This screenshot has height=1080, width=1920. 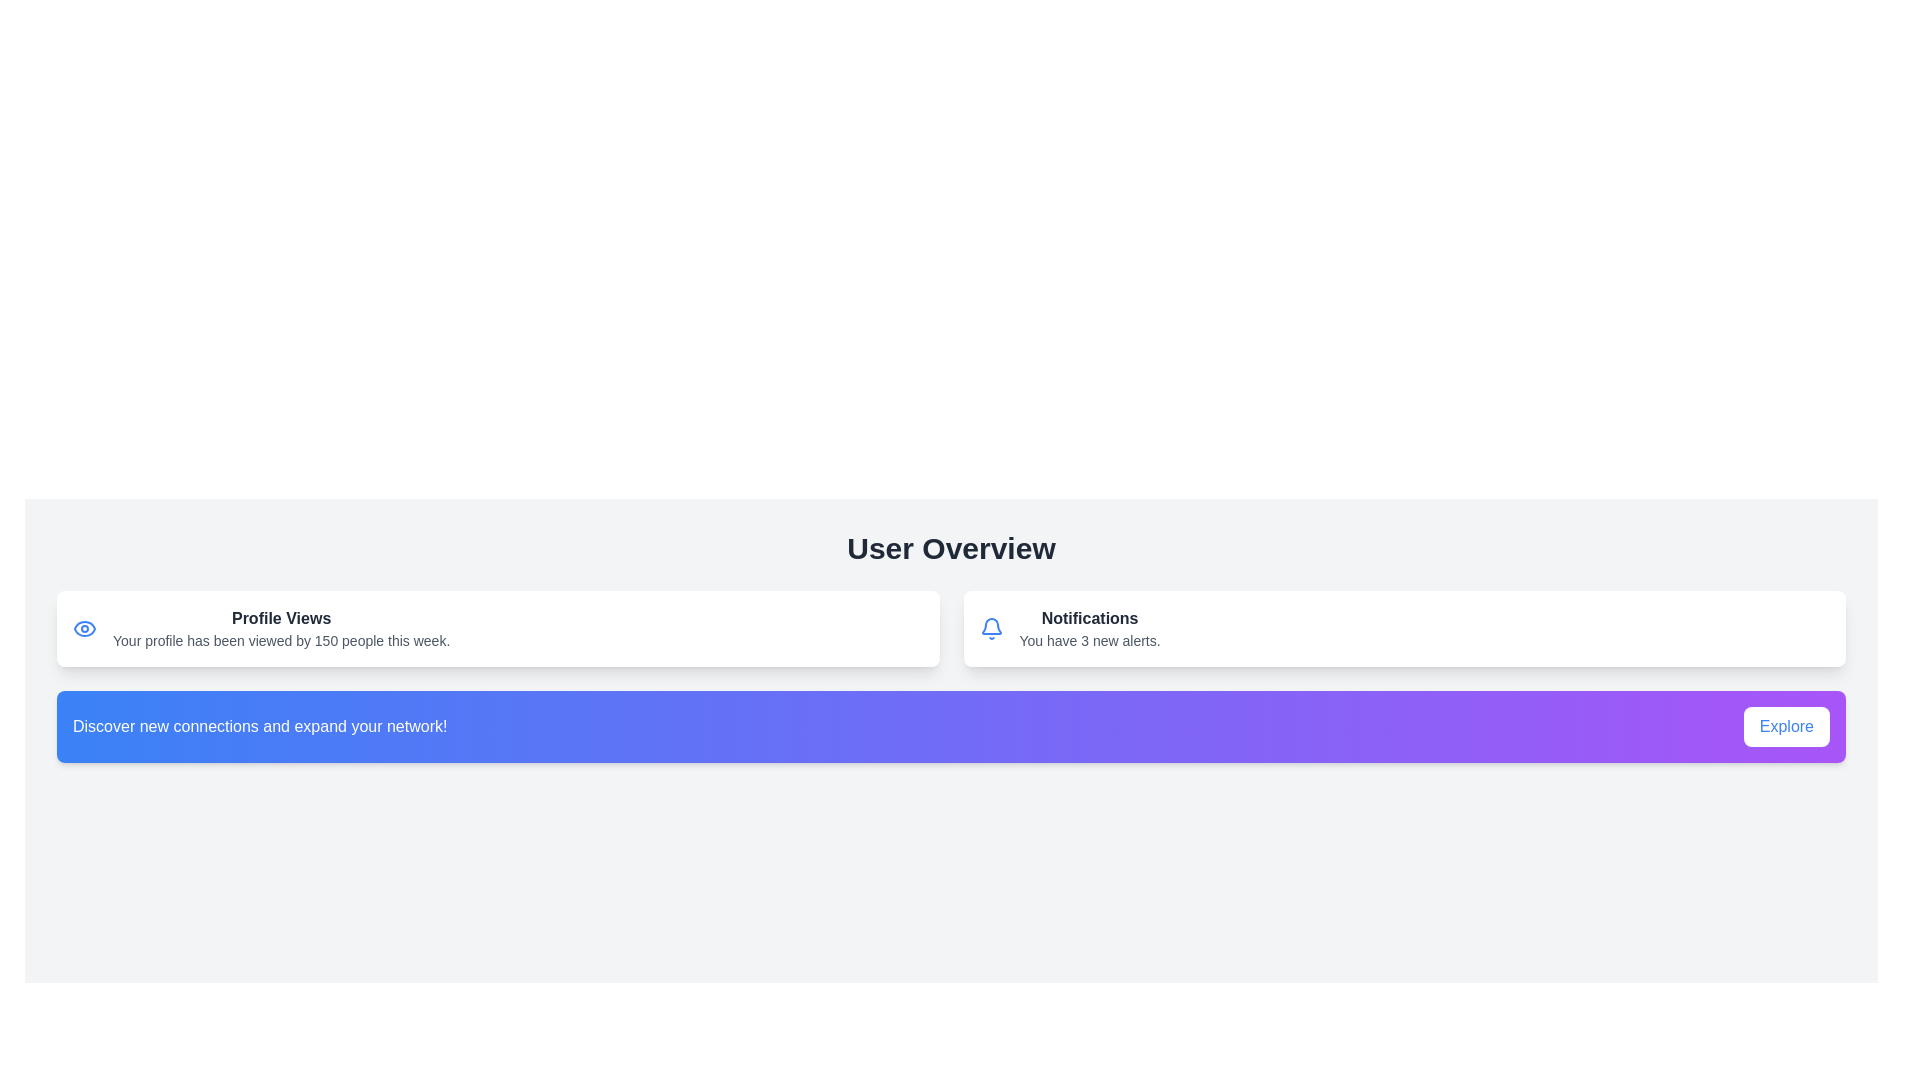 What do you see at coordinates (991, 625) in the screenshot?
I see `the bell-like notification icon located at the center of the top-right notification card in the User Overview interface` at bounding box center [991, 625].